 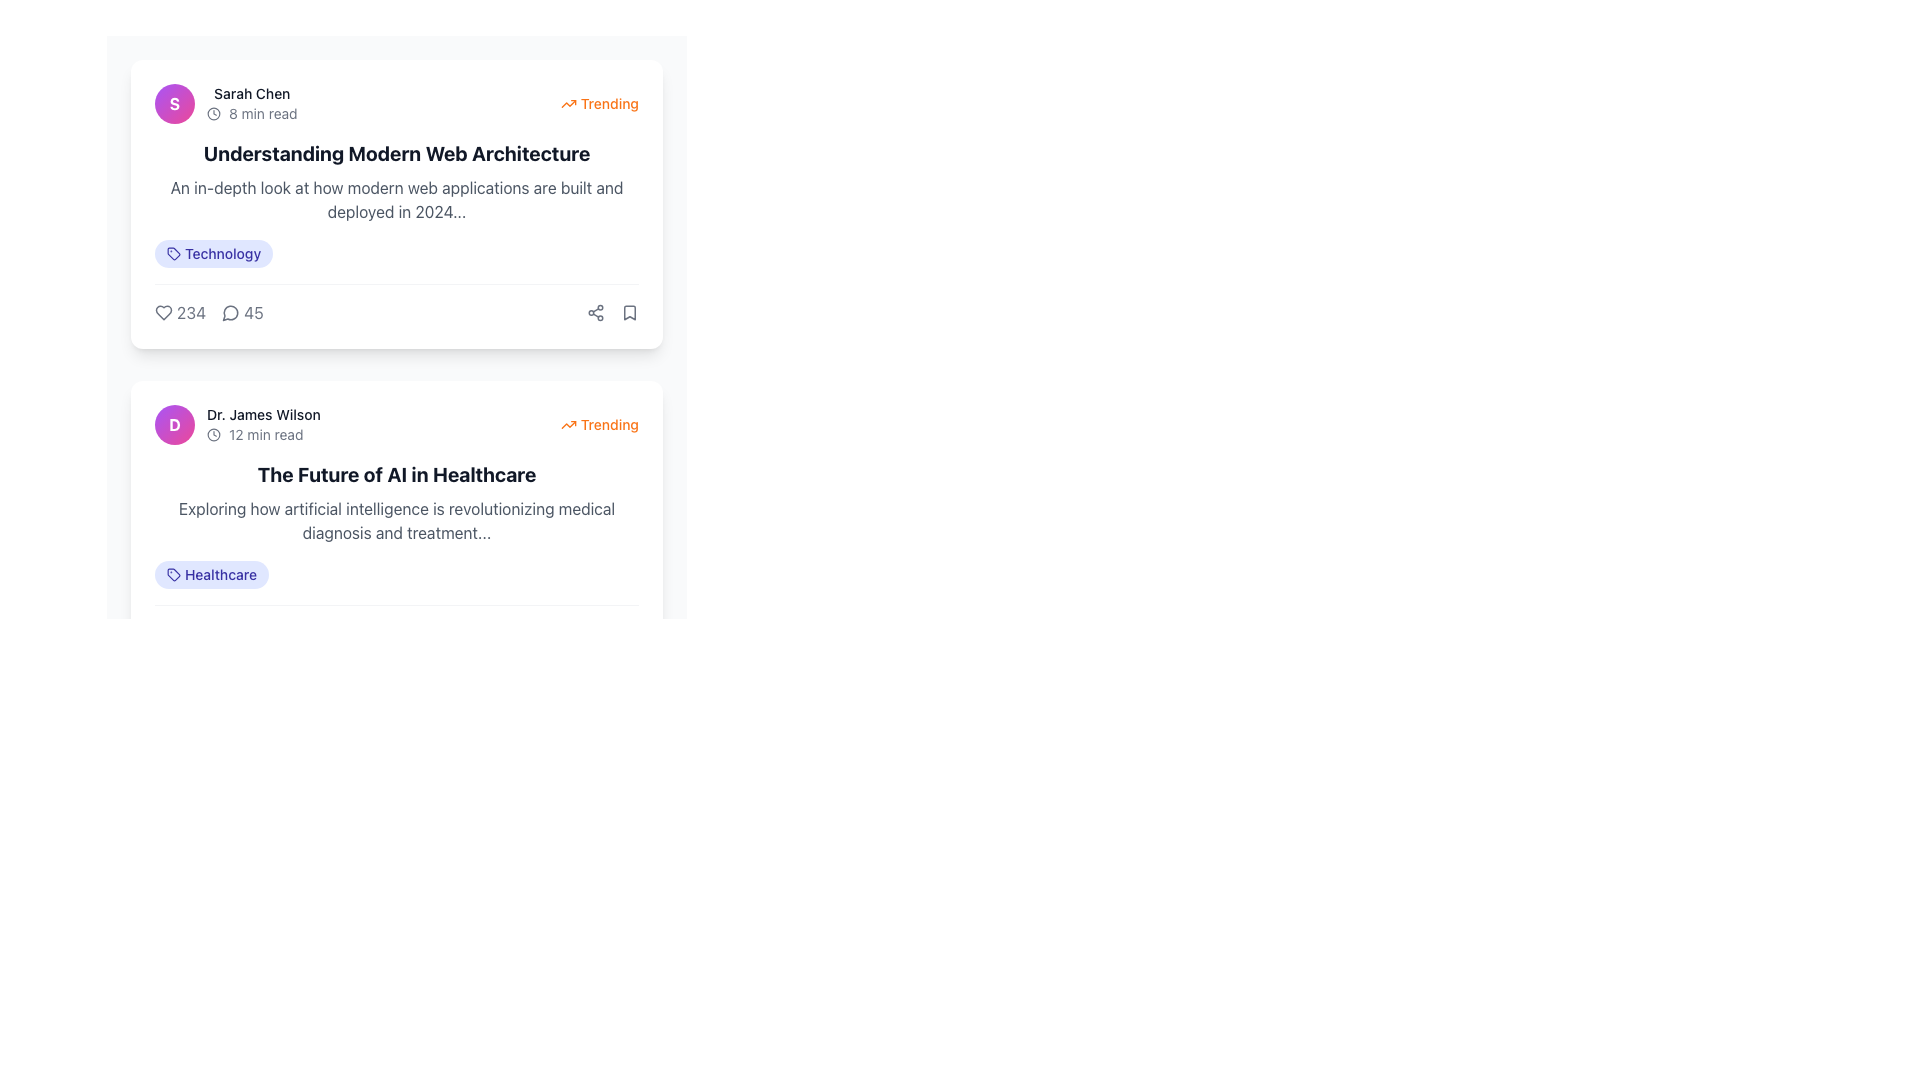 What do you see at coordinates (628, 312) in the screenshot?
I see `the bookmark icon located in the top-right area of the 'Understanding Modern Web Architecture' post` at bounding box center [628, 312].